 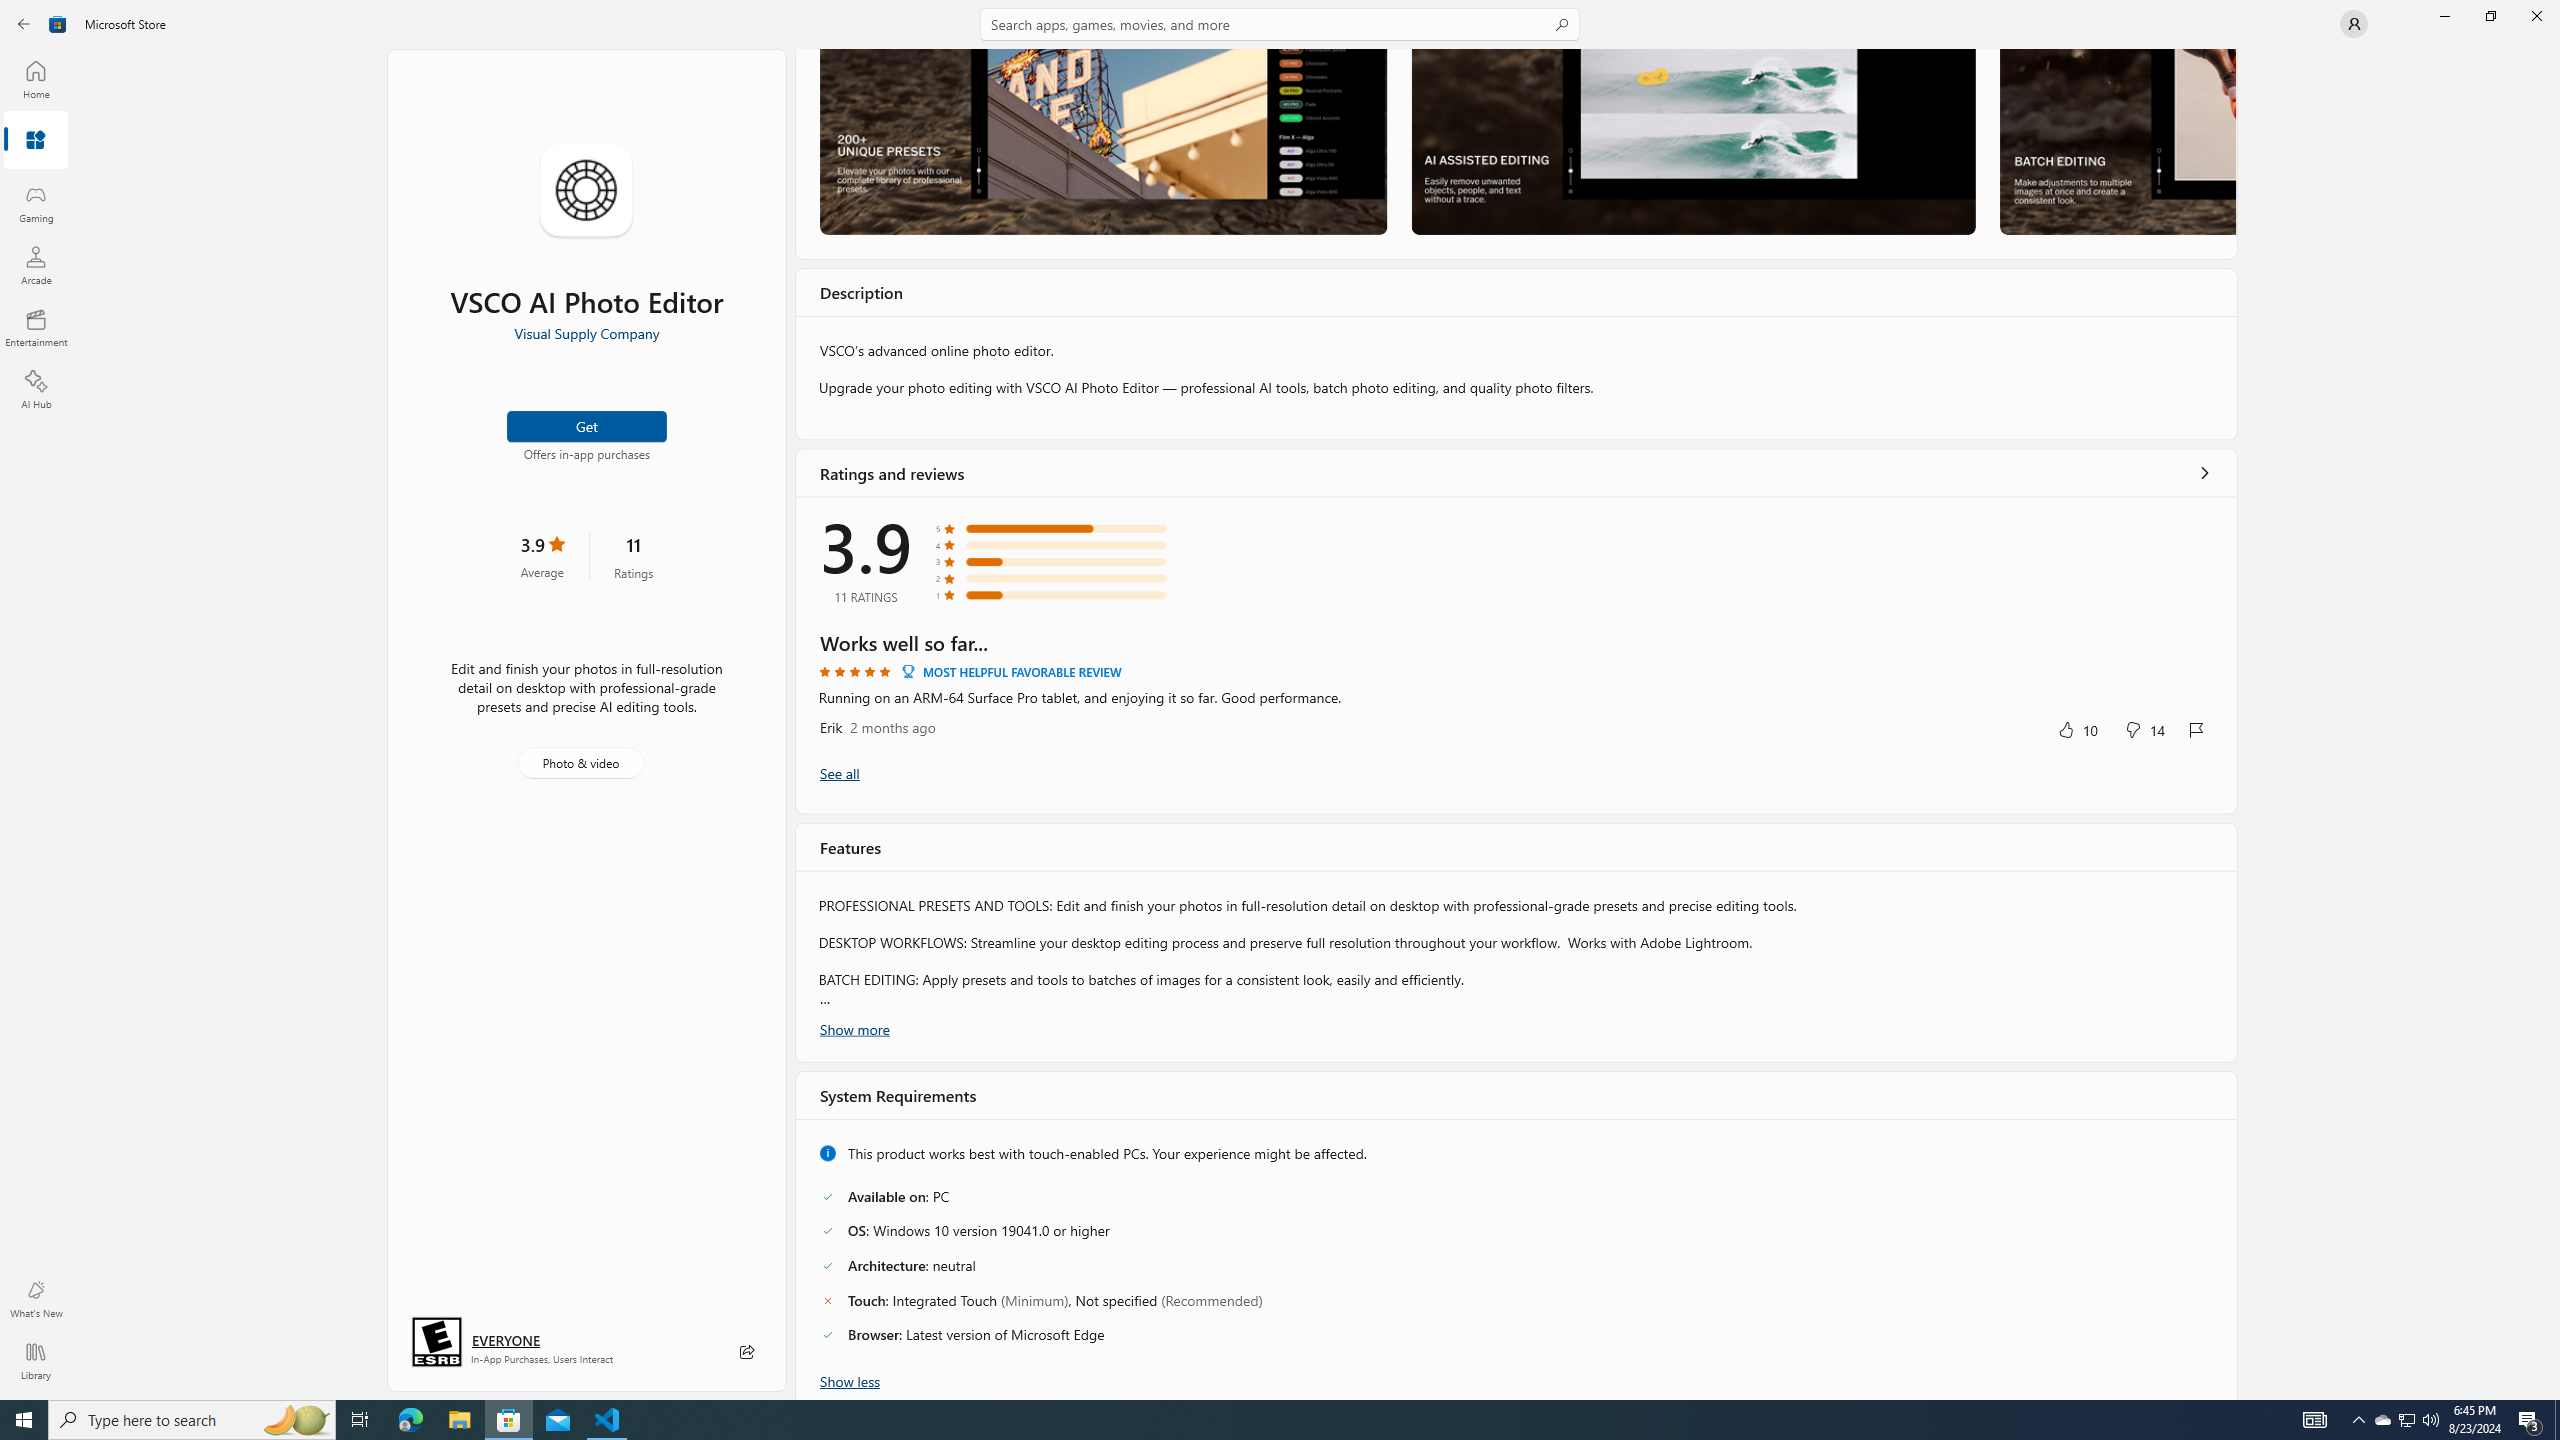 What do you see at coordinates (505, 1340) in the screenshot?
I see `'Age rating: EVERYONE. Click for more information.'` at bounding box center [505, 1340].